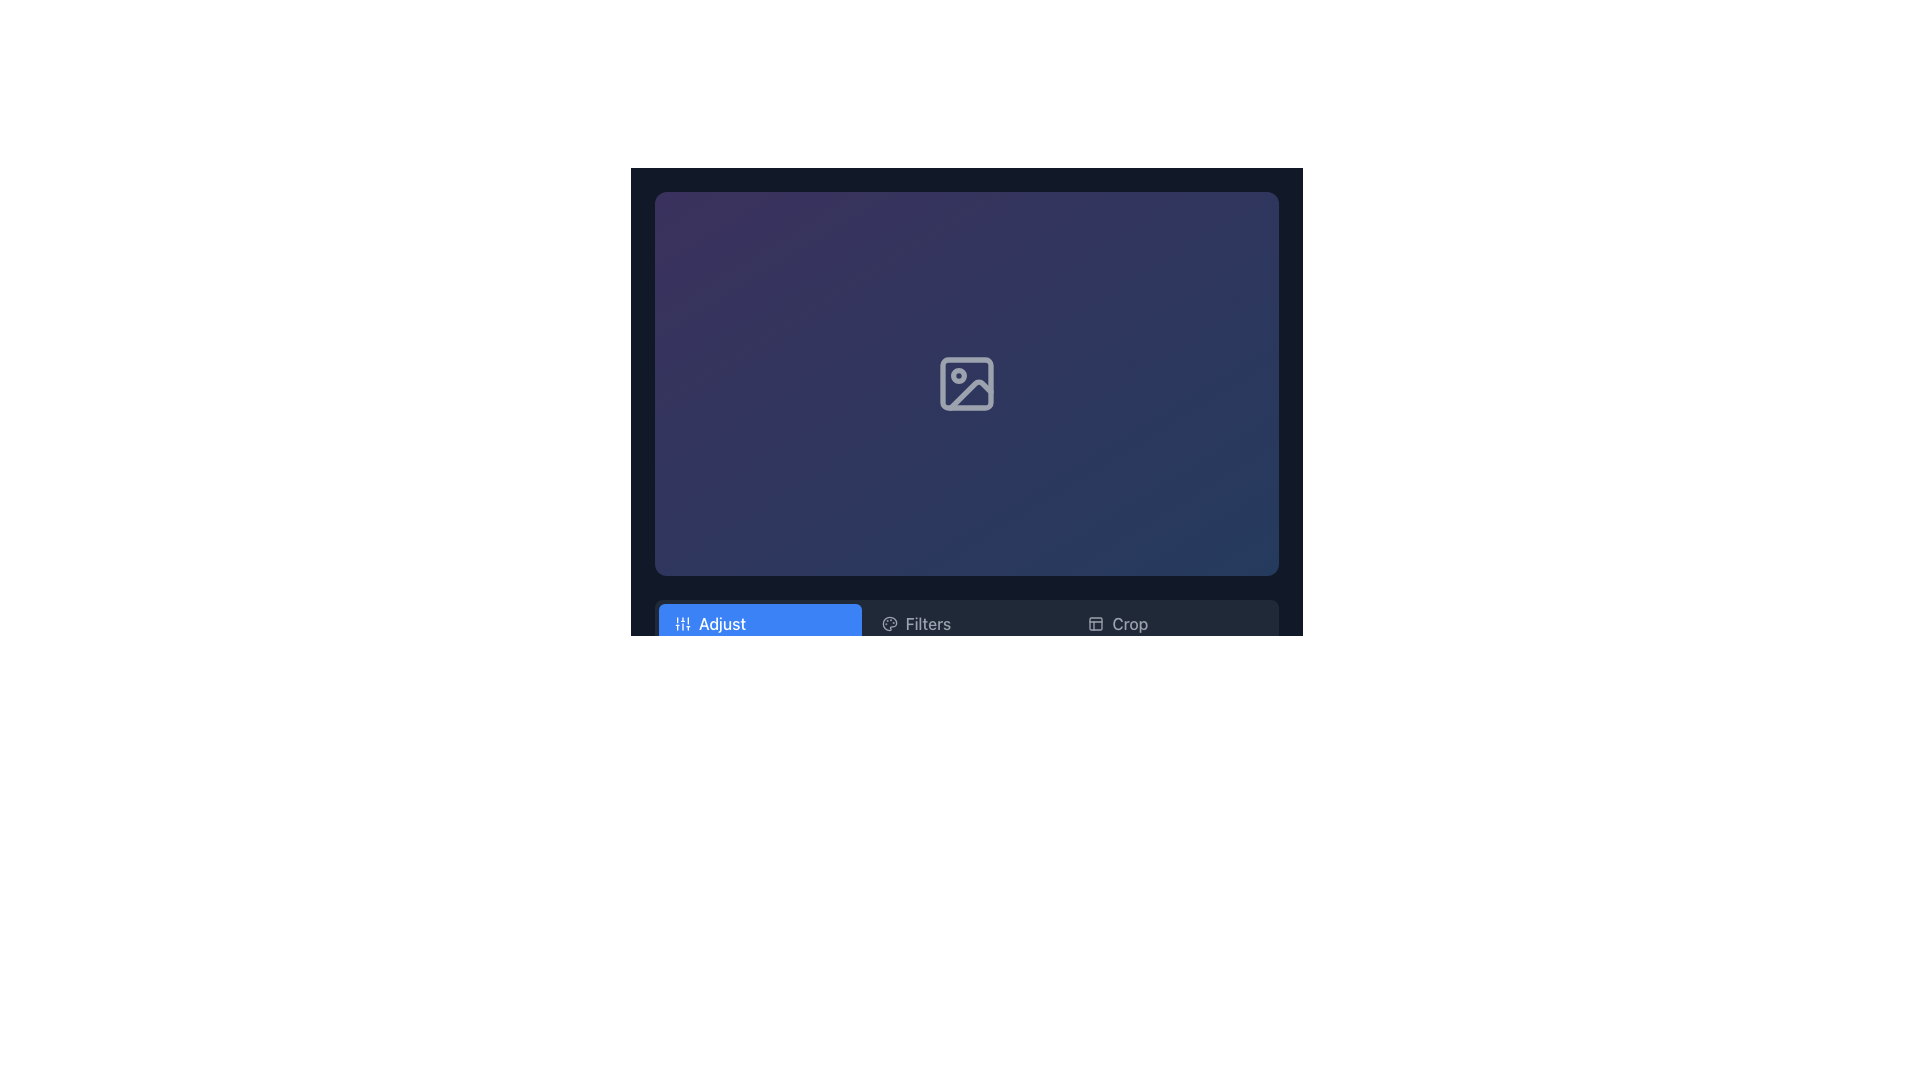 Image resolution: width=1920 pixels, height=1080 pixels. What do you see at coordinates (1130, 623) in the screenshot?
I see `the text label displaying 'Crop' in light gray color, located at the bottom-right section of the control interface` at bounding box center [1130, 623].